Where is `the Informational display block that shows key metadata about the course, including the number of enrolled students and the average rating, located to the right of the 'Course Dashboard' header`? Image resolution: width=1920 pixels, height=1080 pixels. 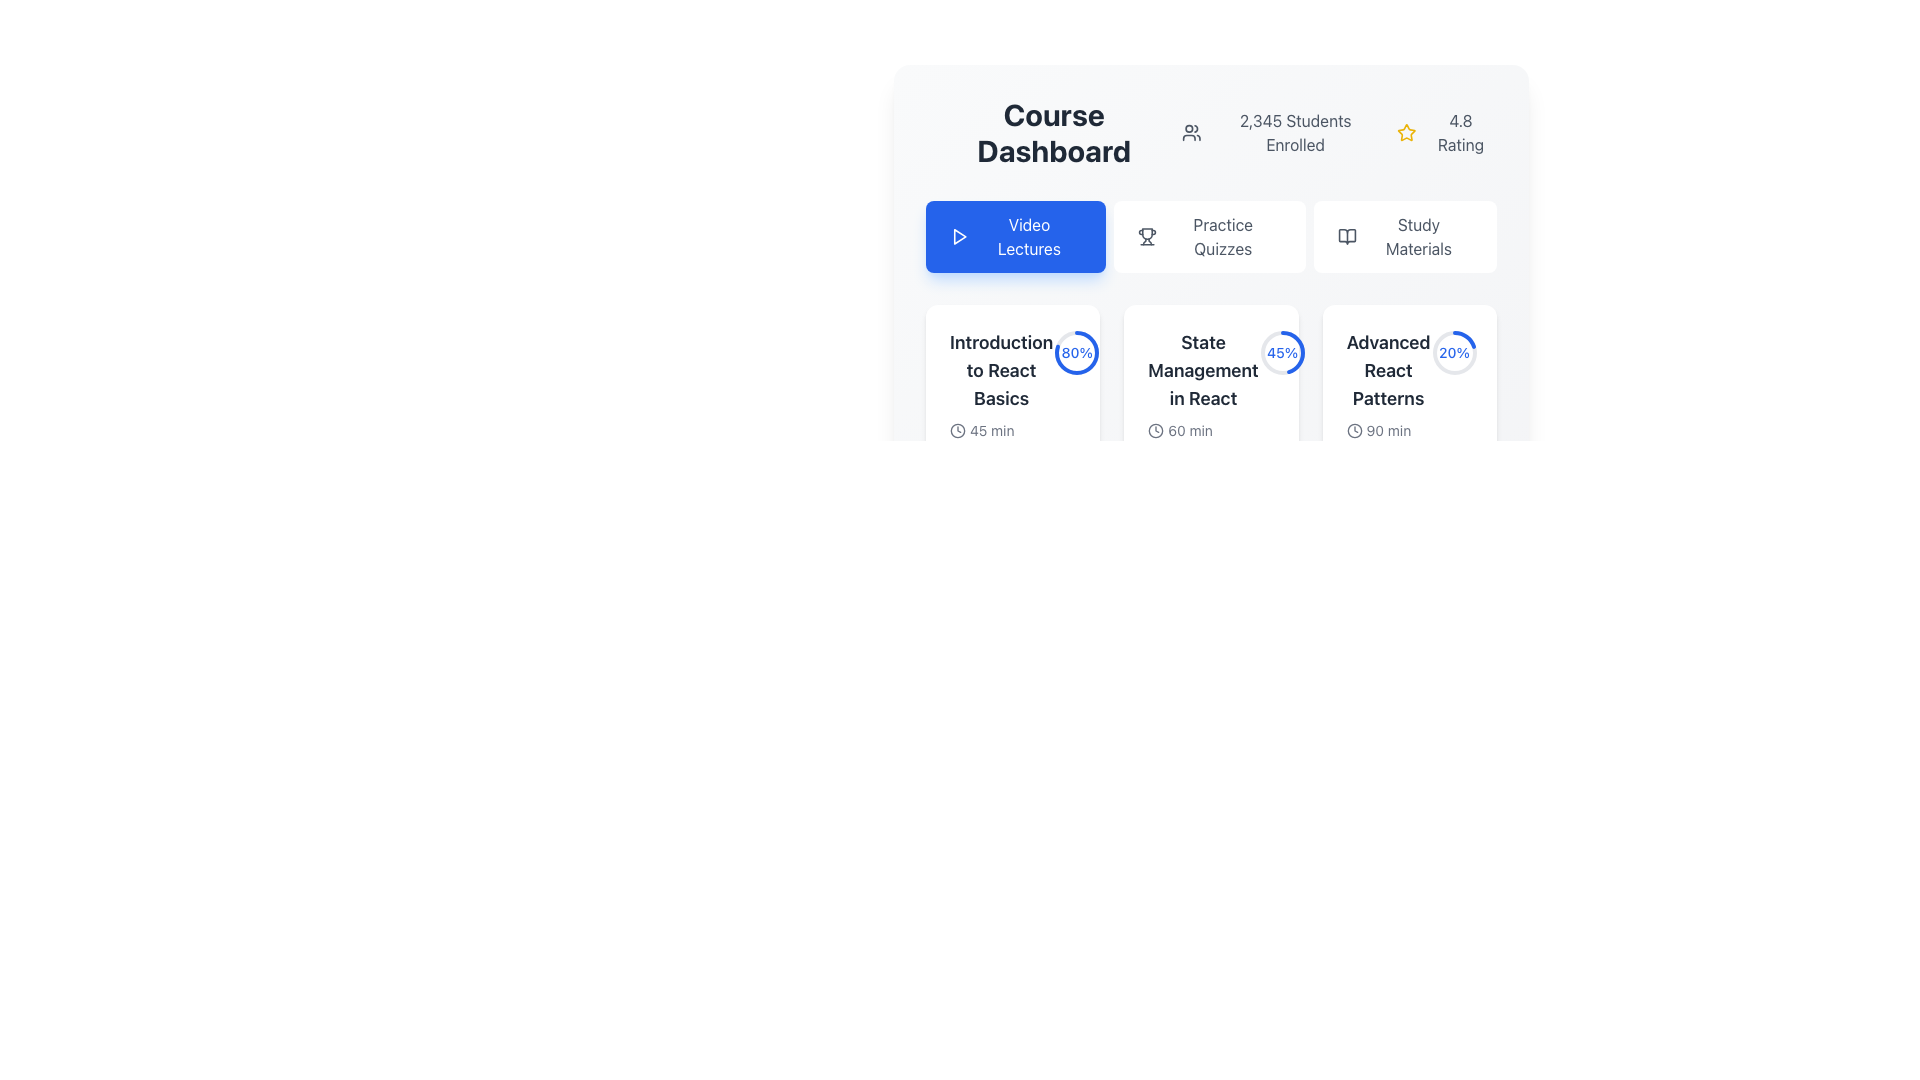
the Informational display block that shows key metadata about the course, including the number of enrolled students and the average rating, located to the right of the 'Course Dashboard' header is located at coordinates (1339, 132).